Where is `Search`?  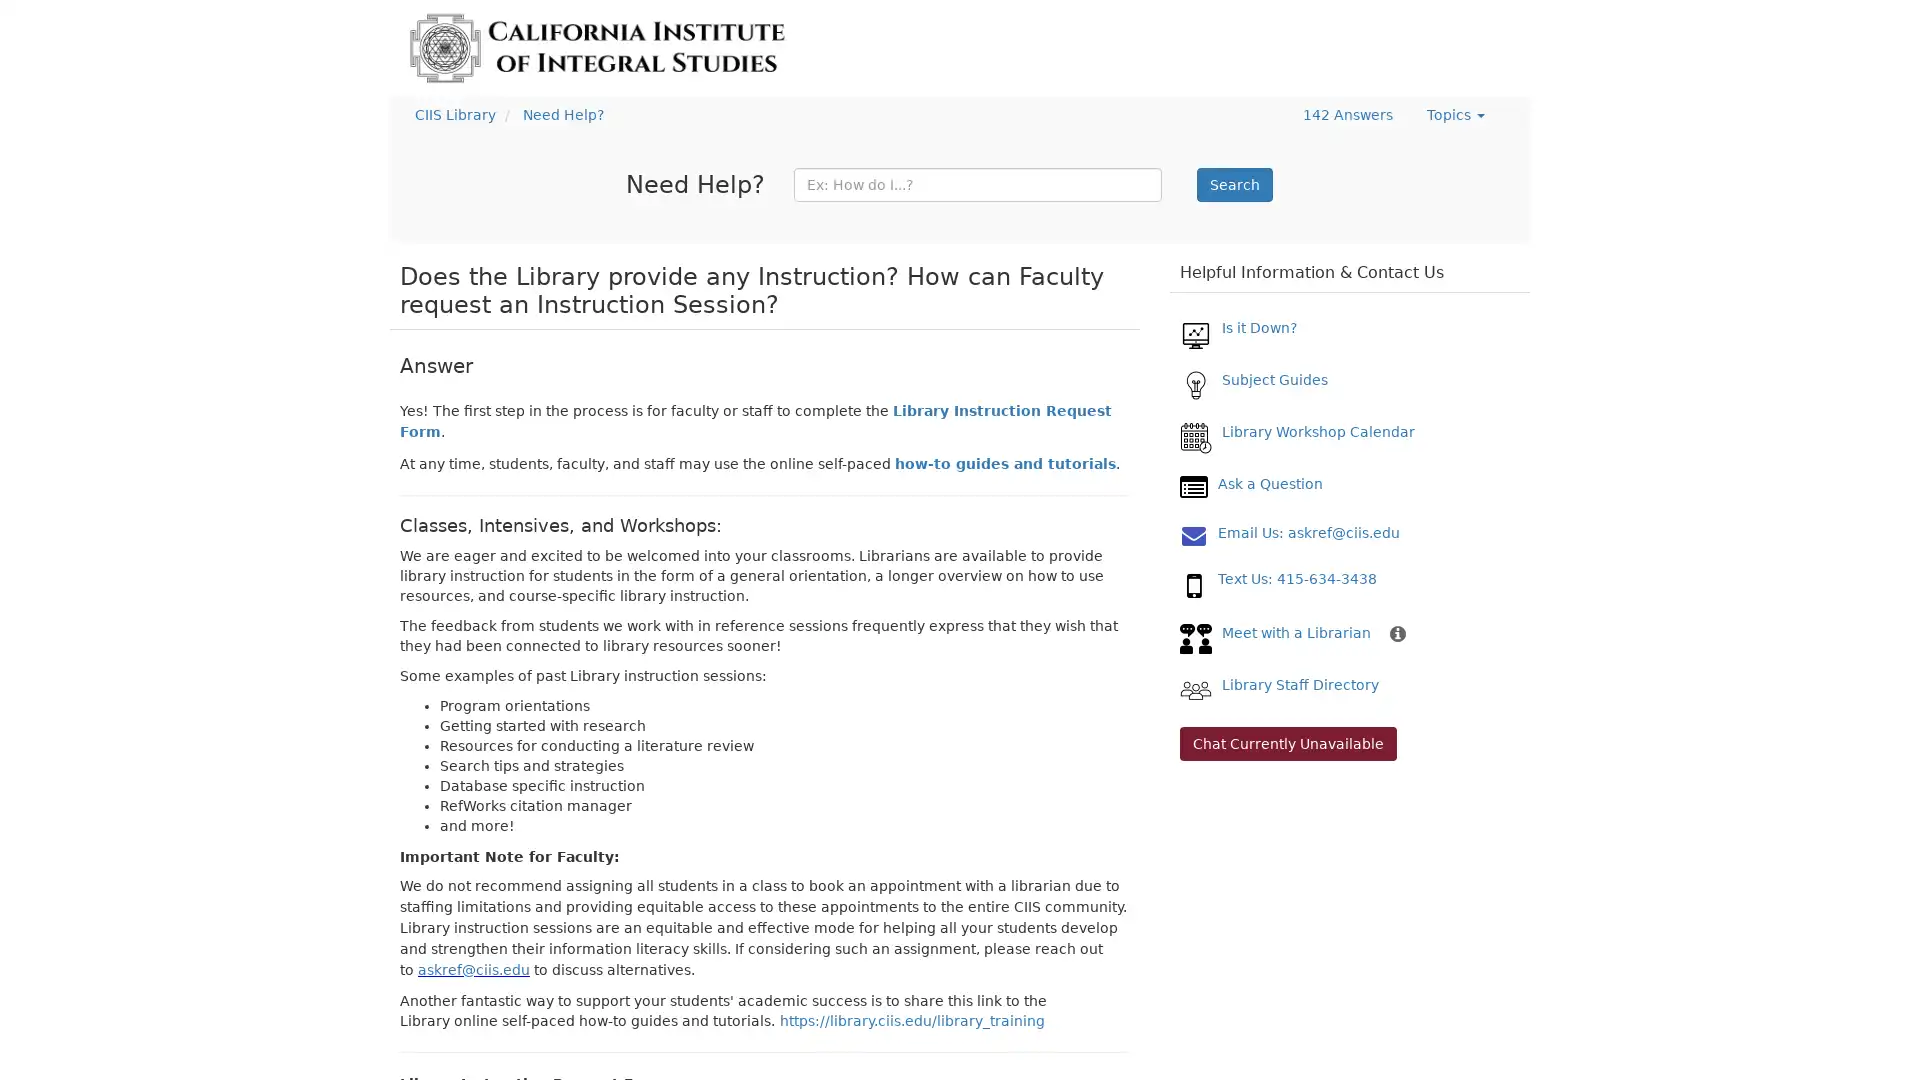 Search is located at coordinates (1233, 185).